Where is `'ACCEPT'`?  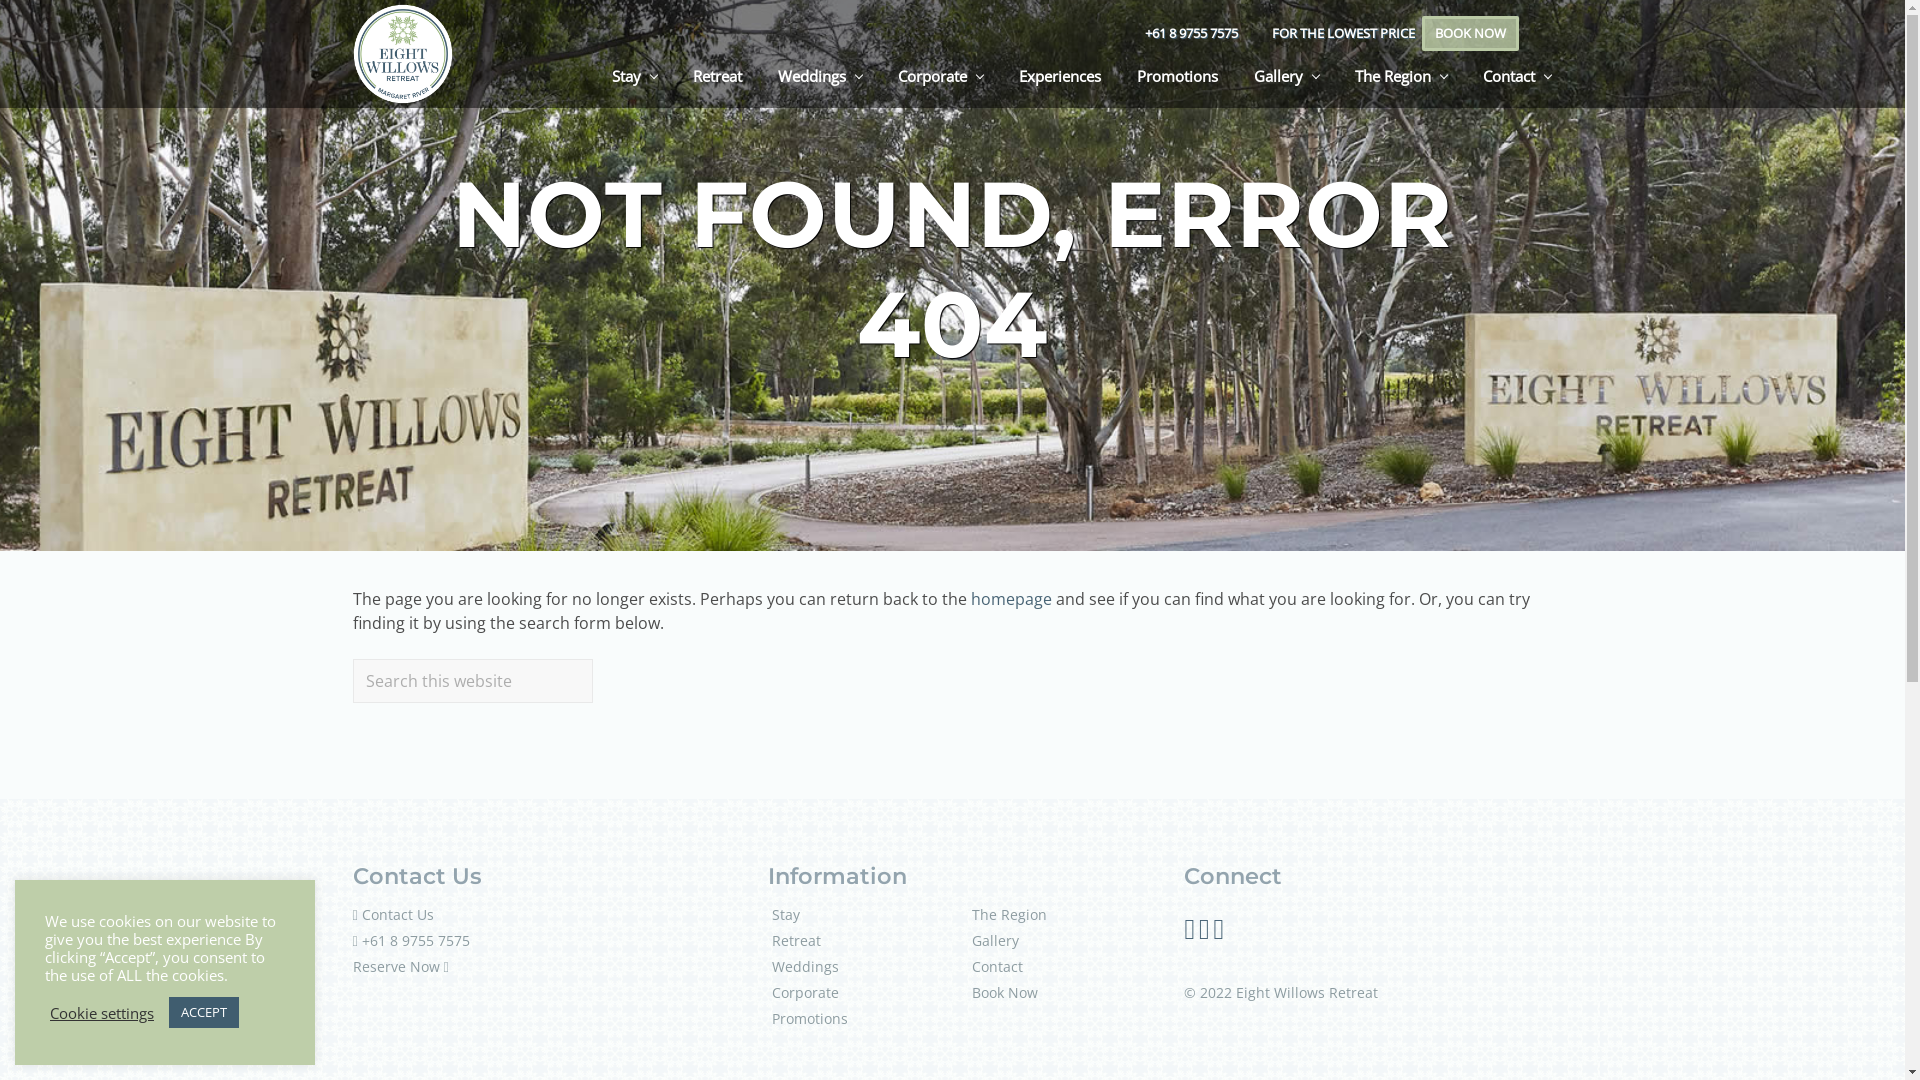
'ACCEPT' is located at coordinates (204, 1012).